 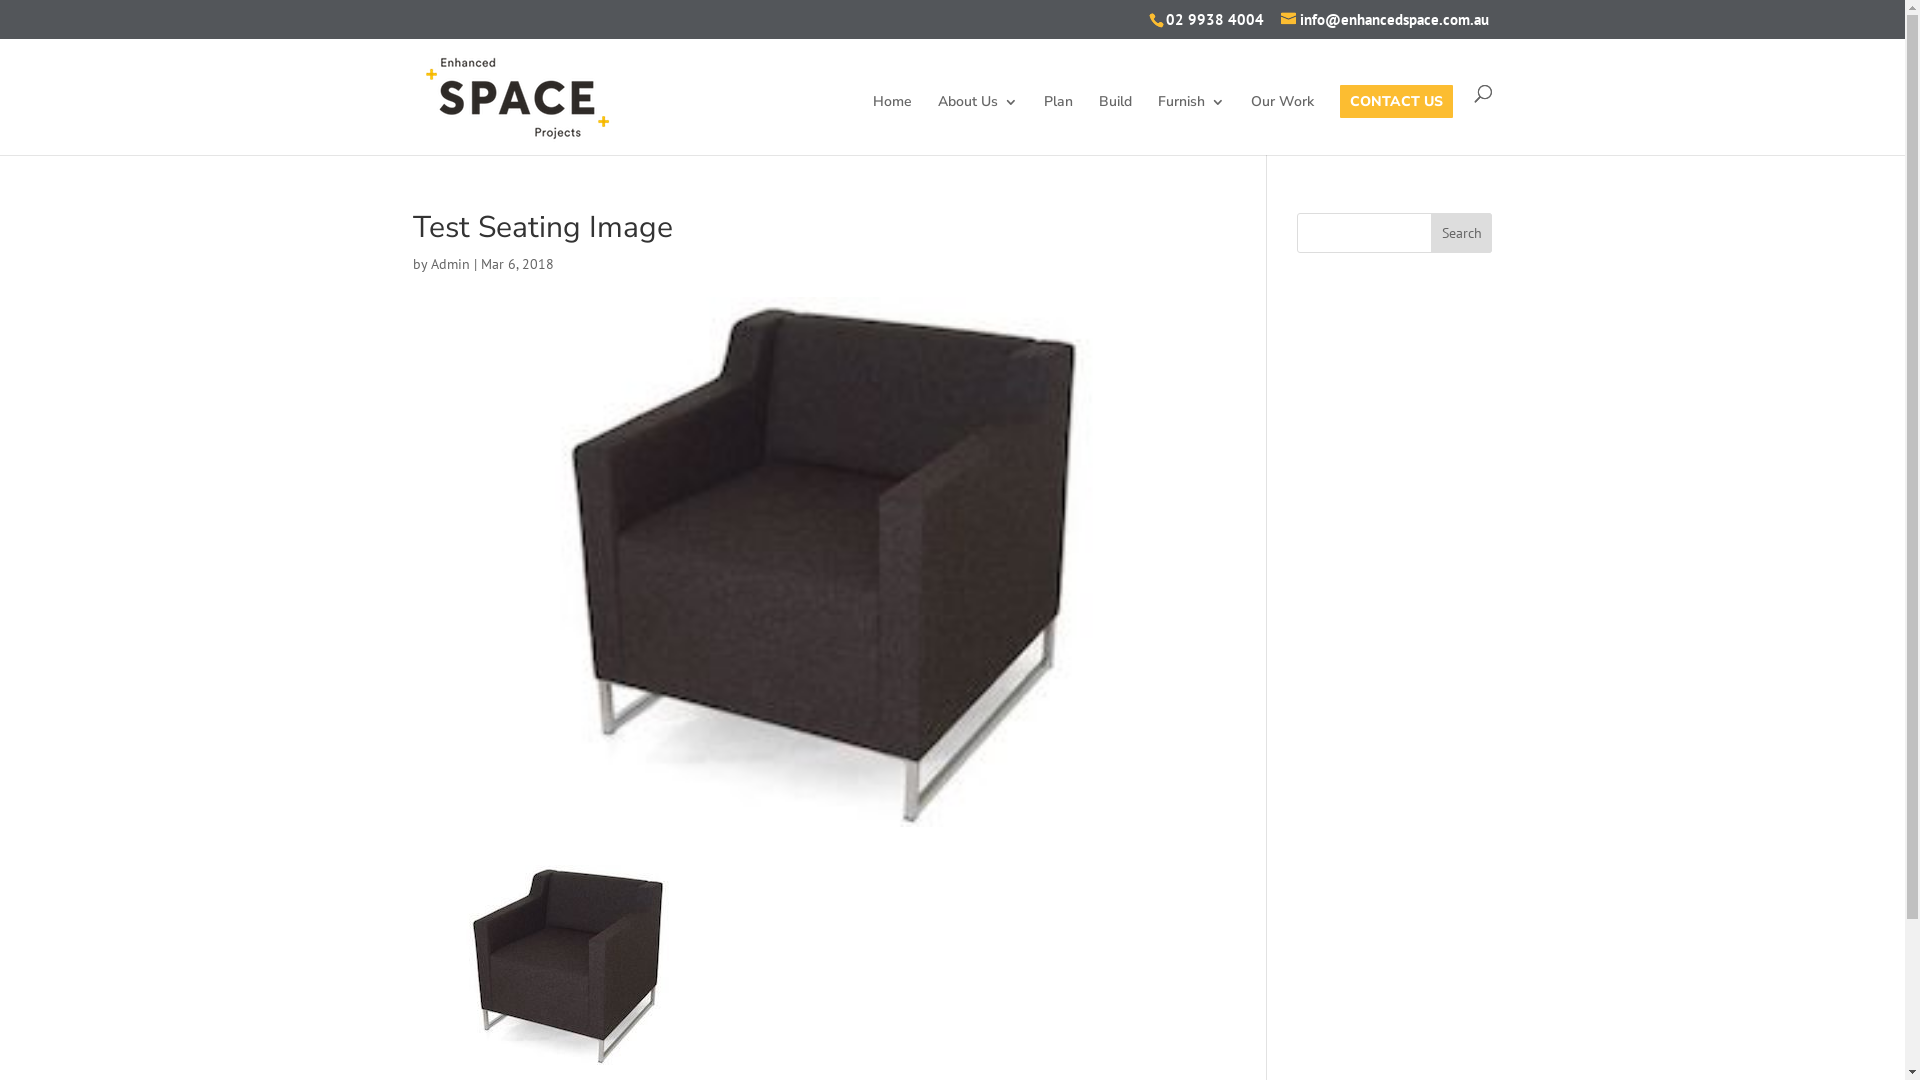 I want to click on 'Our Work', so click(x=1248, y=123).